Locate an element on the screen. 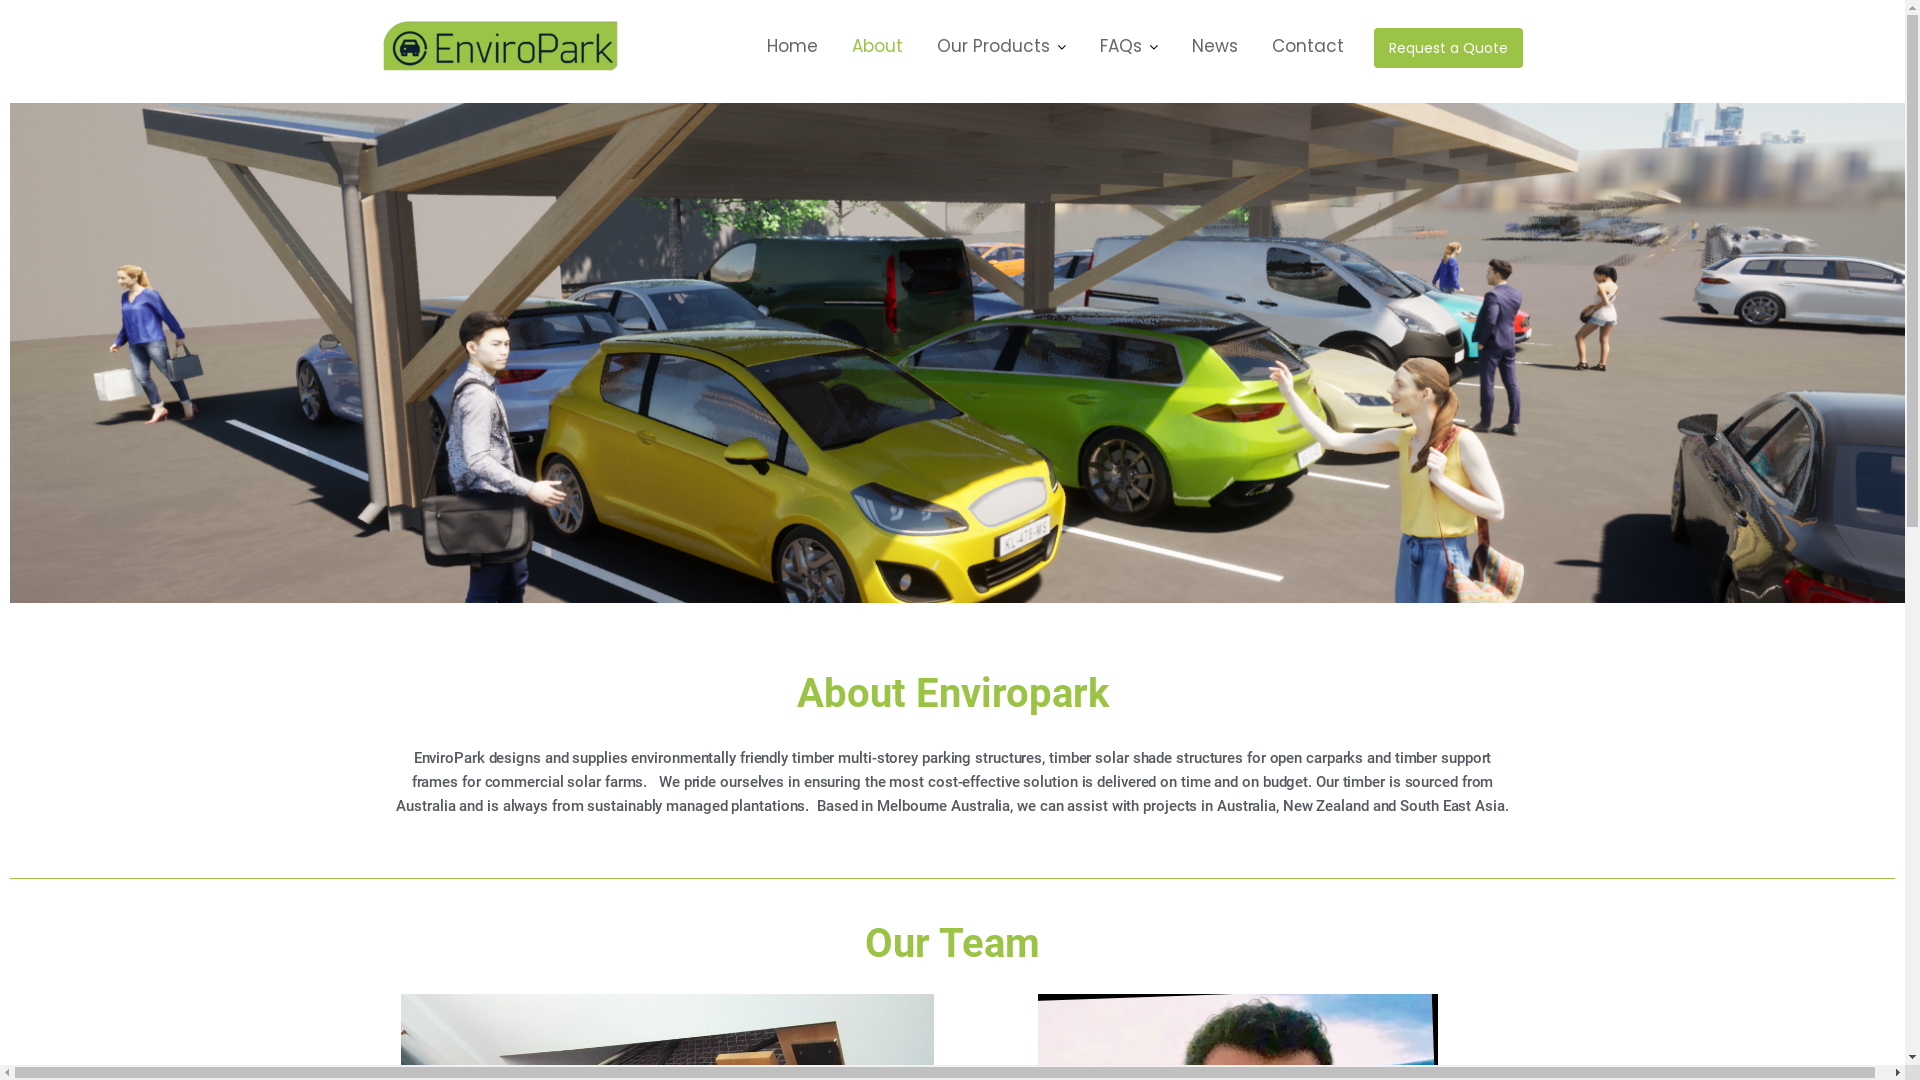  'FAQs' is located at coordinates (1128, 45).